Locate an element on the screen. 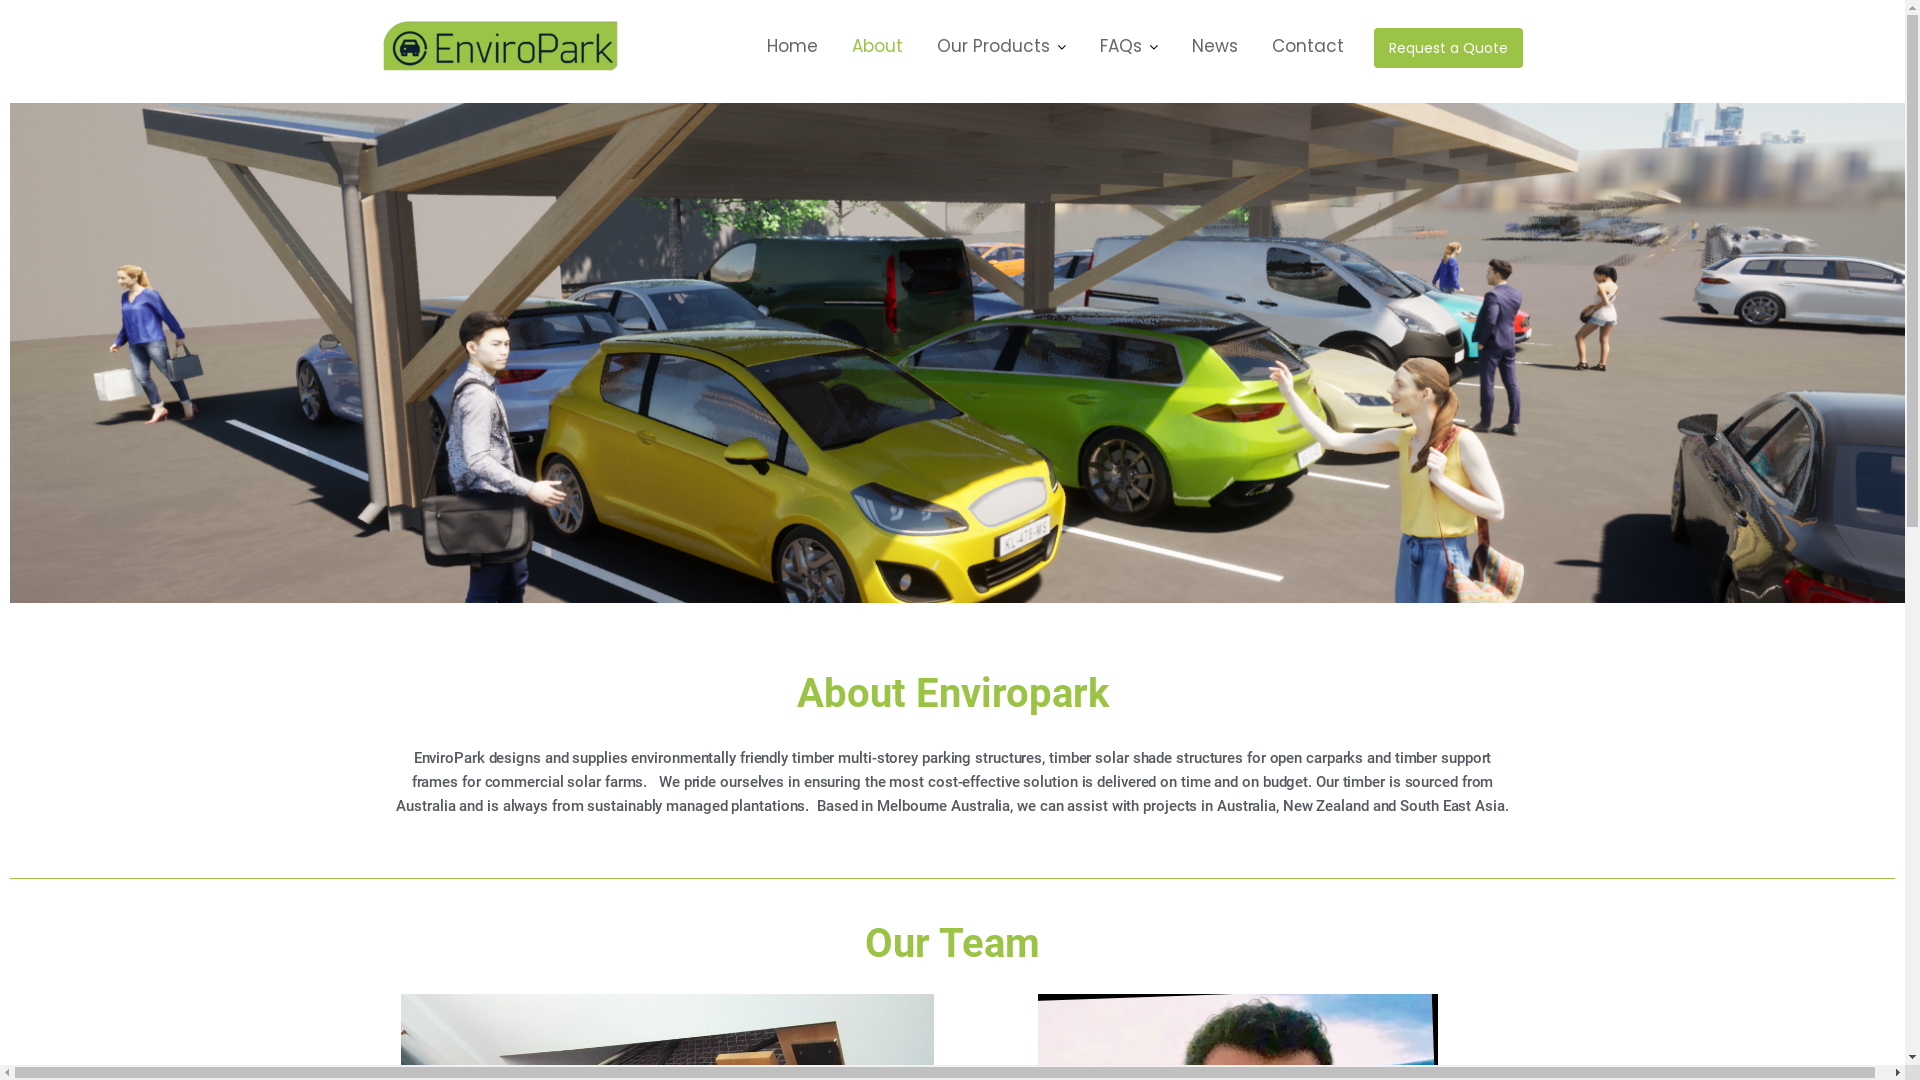  'FAQs' is located at coordinates (1128, 45).